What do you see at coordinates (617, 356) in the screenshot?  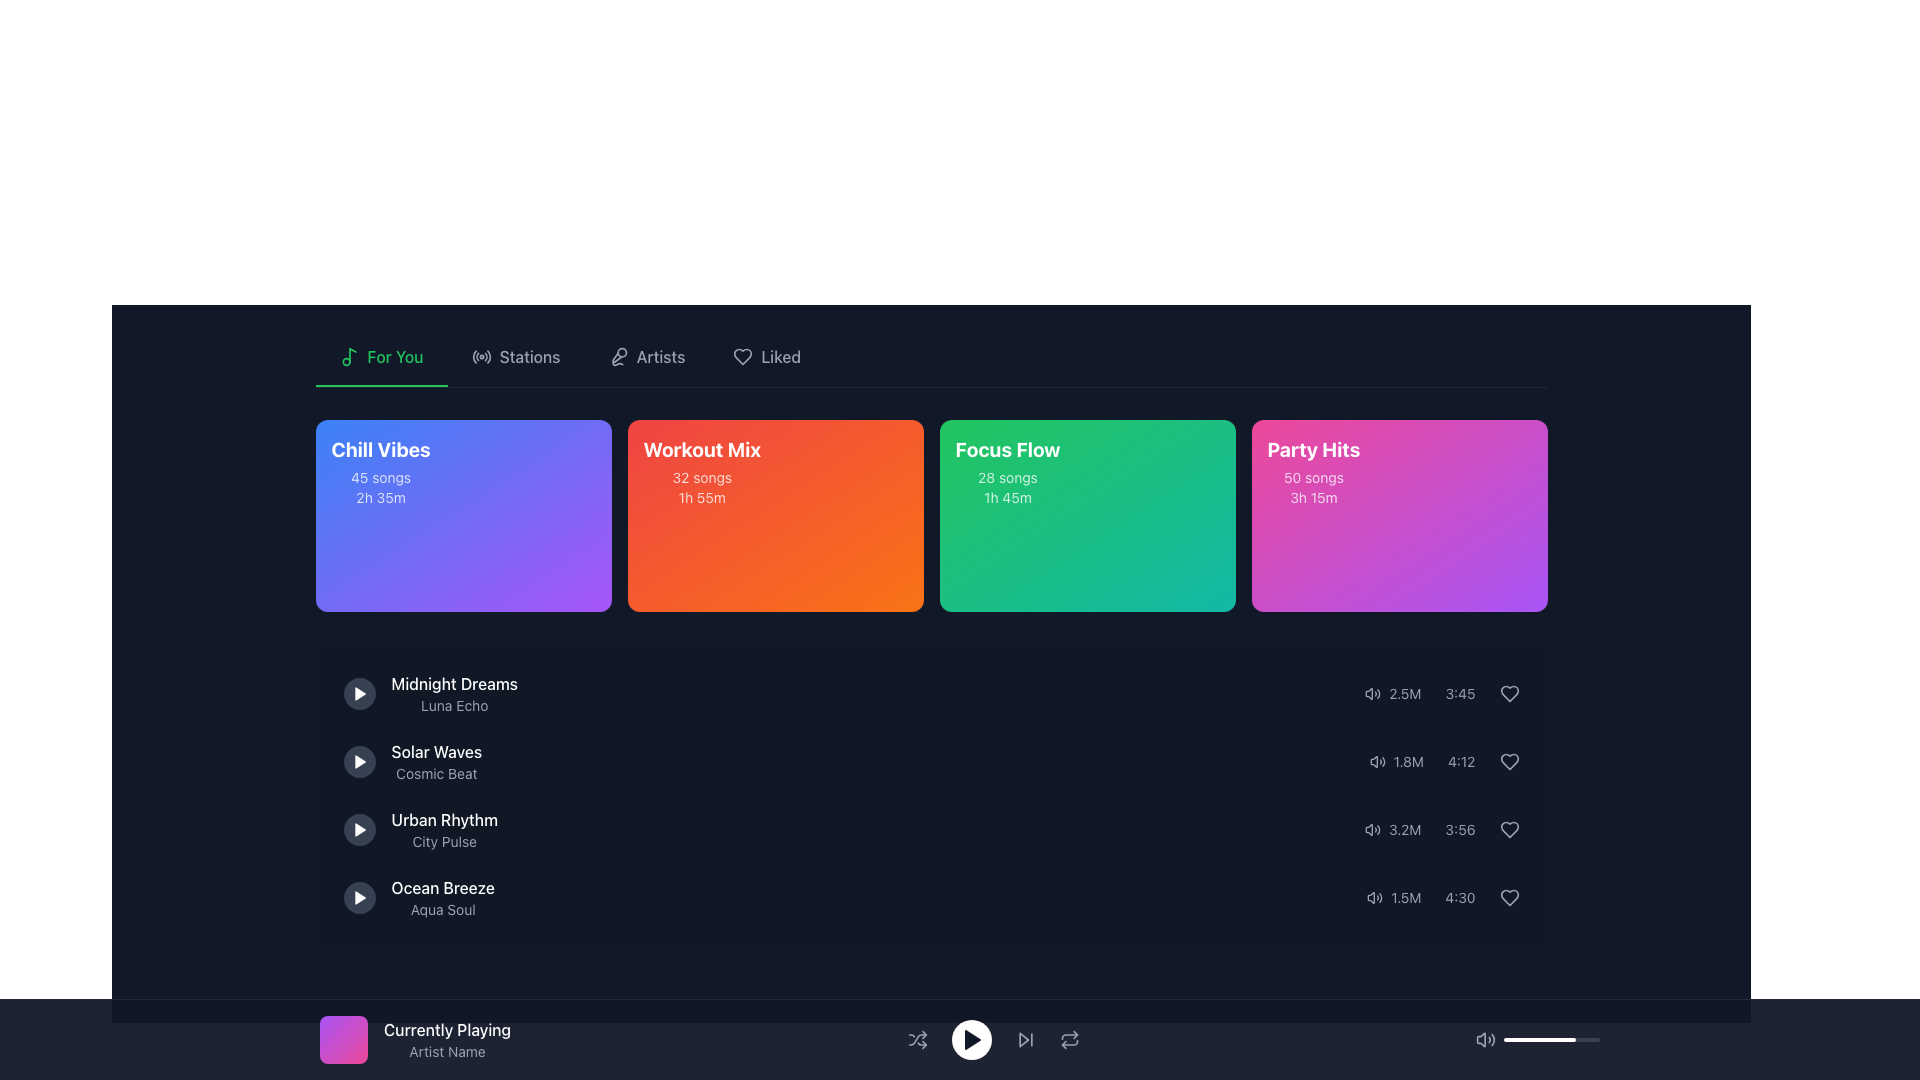 I see `the decorative icon representing the 'Artists' section located in the menu bar adjacent to the 'Artists' label` at bounding box center [617, 356].